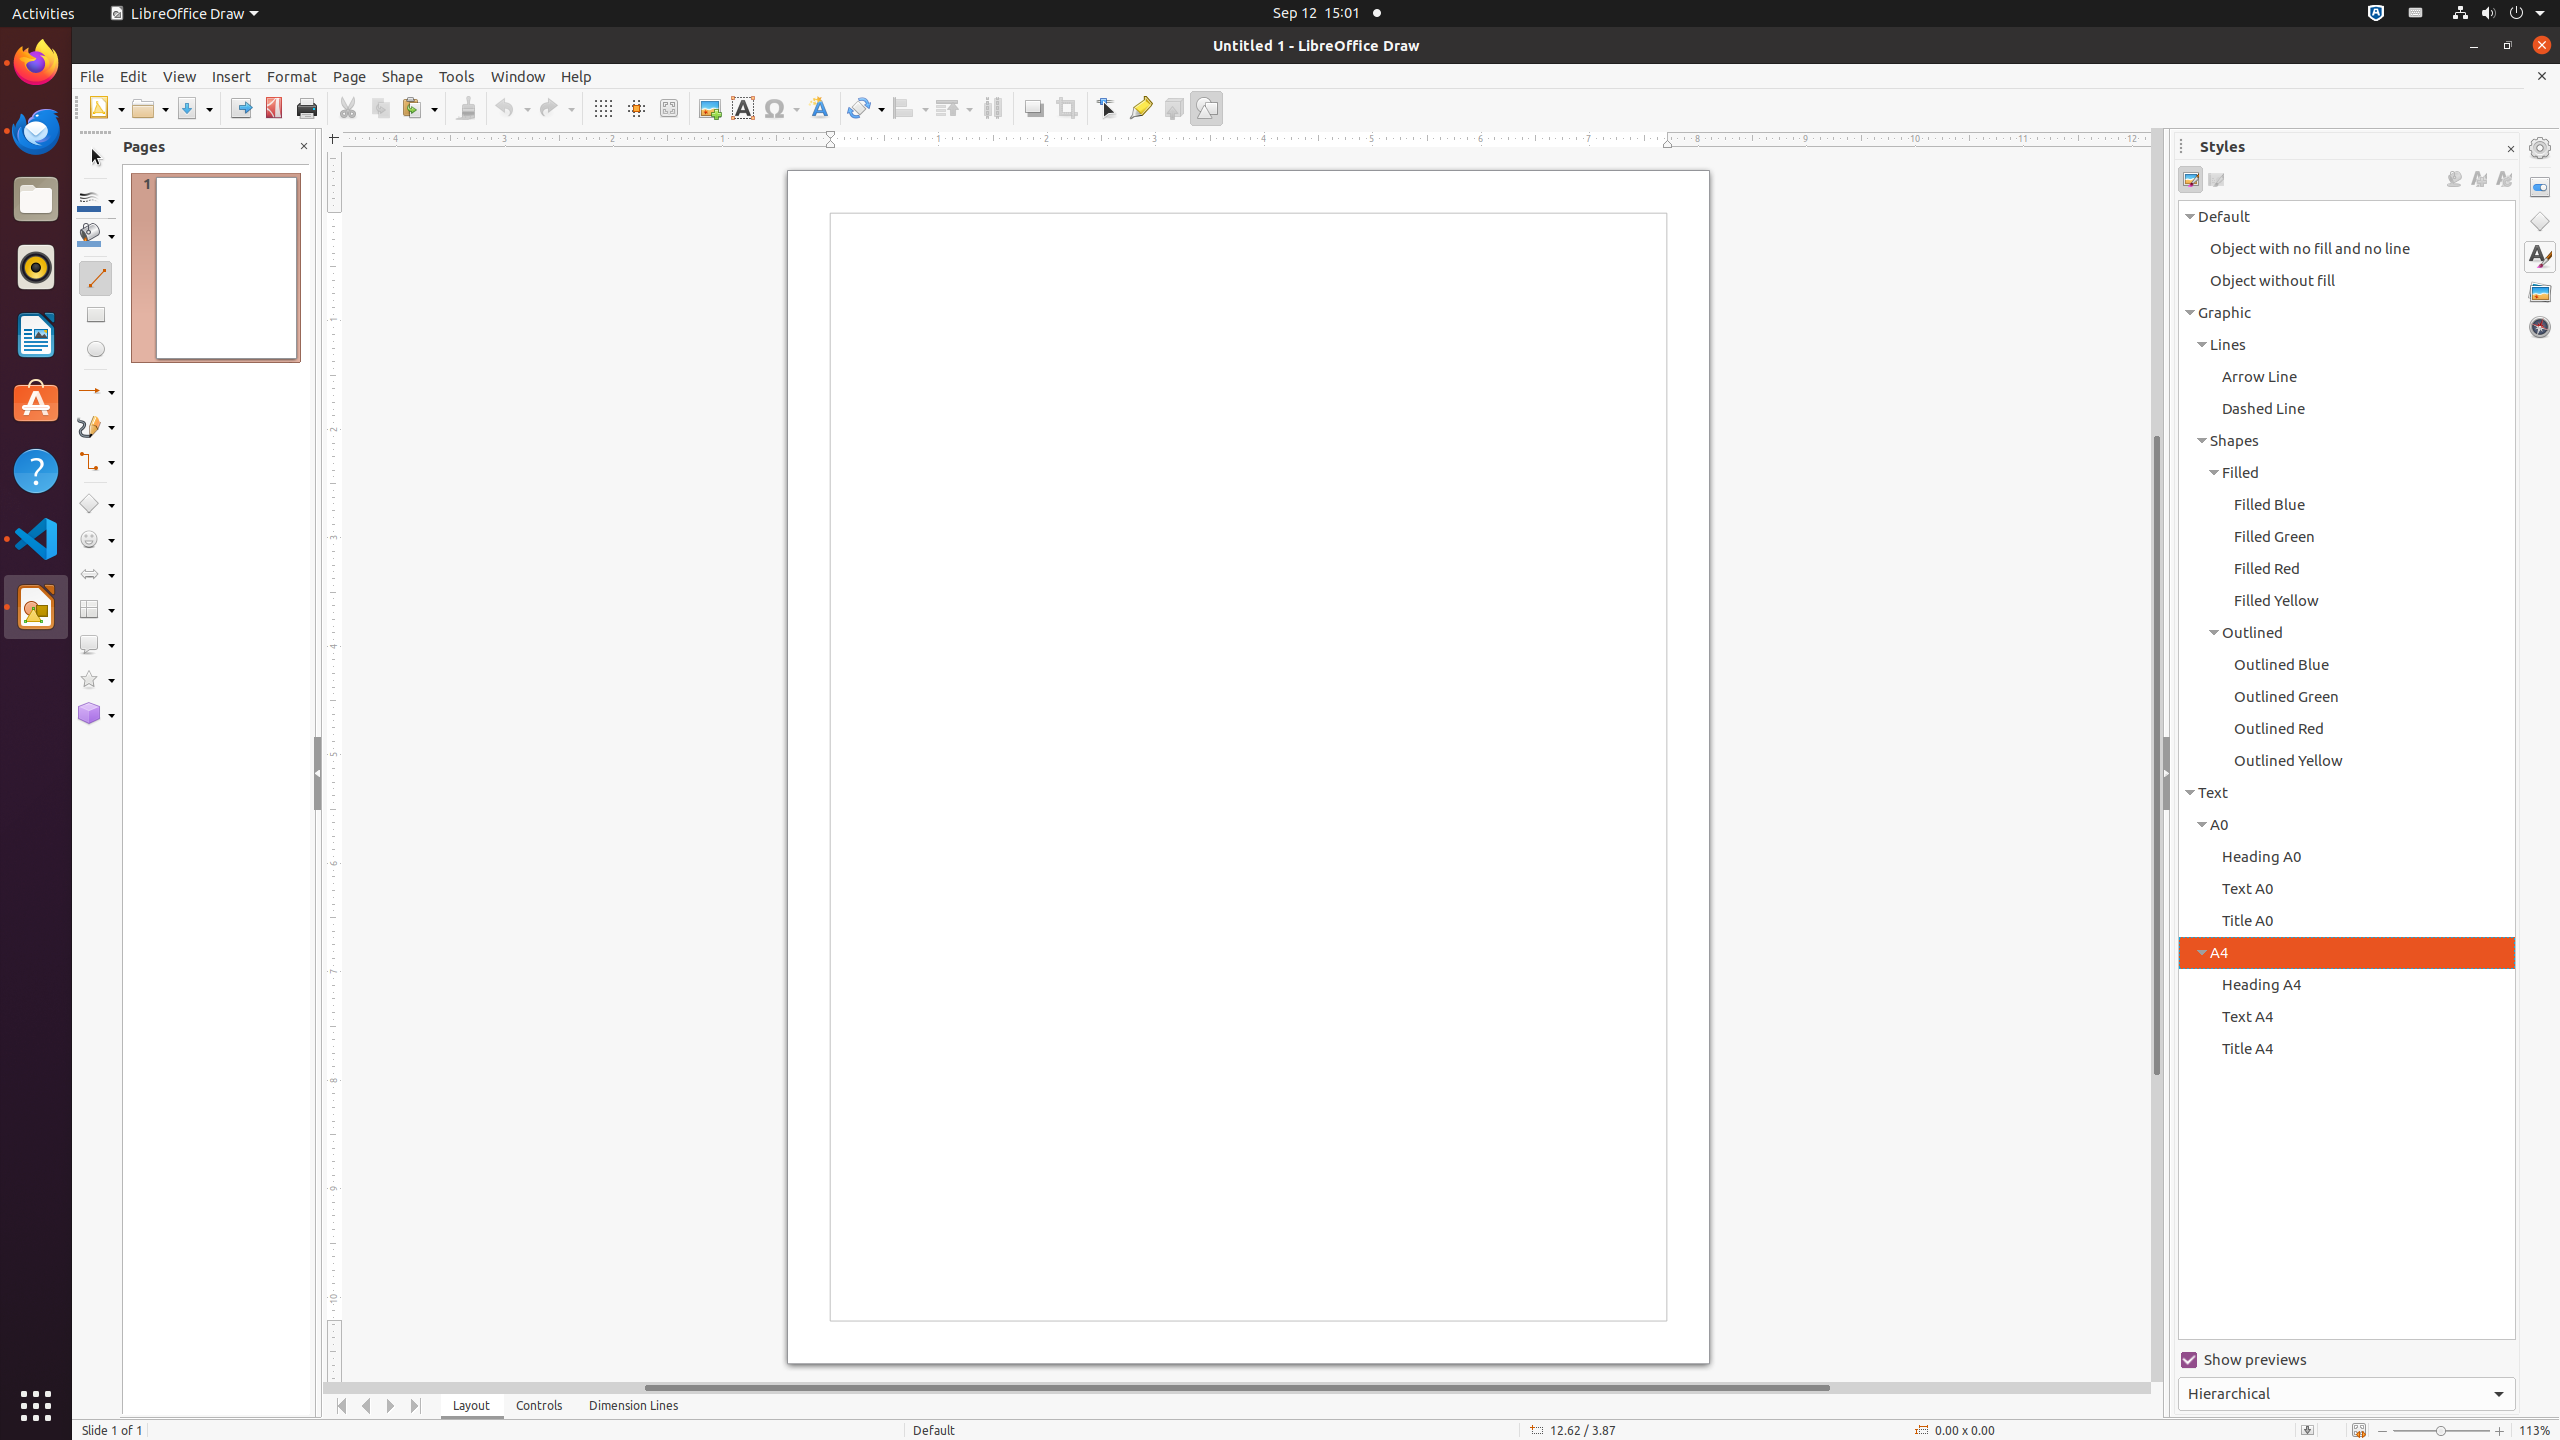  I want to click on ':1.72/StatusNotifierItem', so click(2374, 12).